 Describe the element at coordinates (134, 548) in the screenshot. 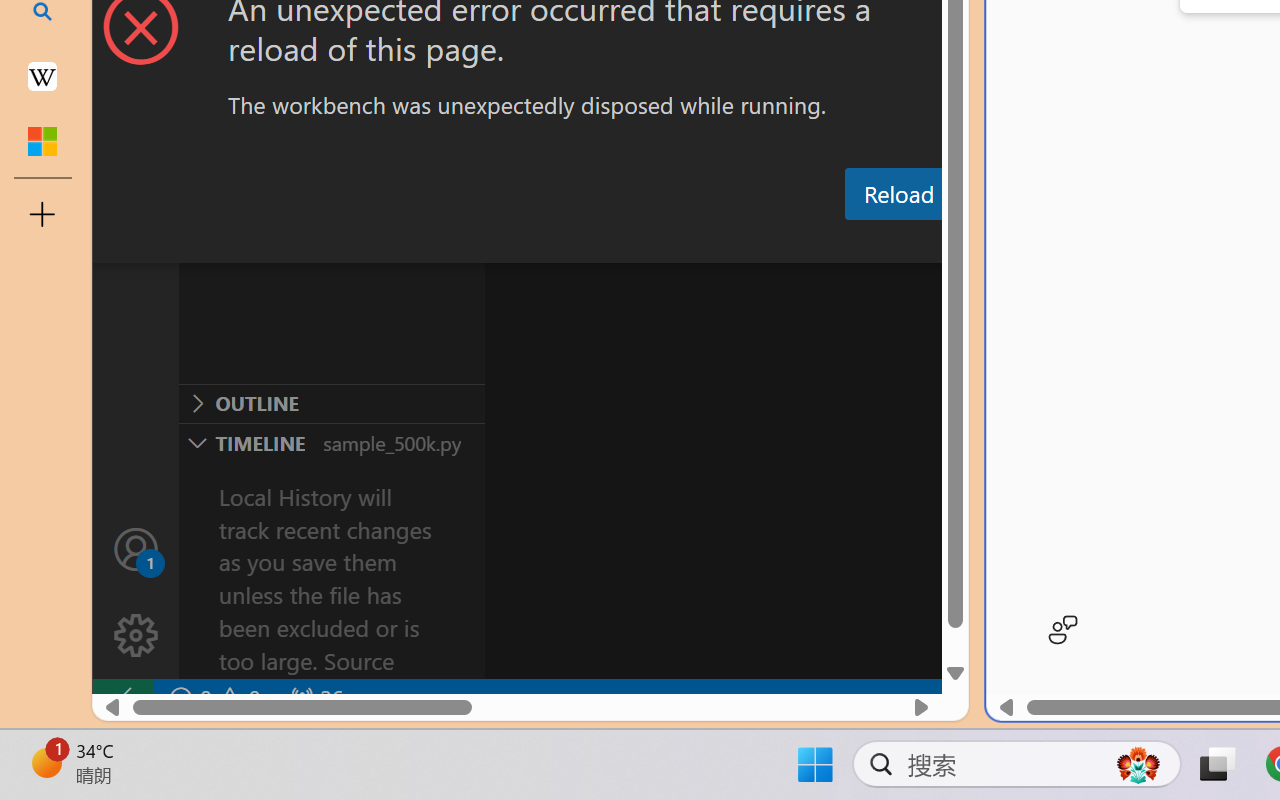

I see `'Accounts - Sign in requested'` at that location.